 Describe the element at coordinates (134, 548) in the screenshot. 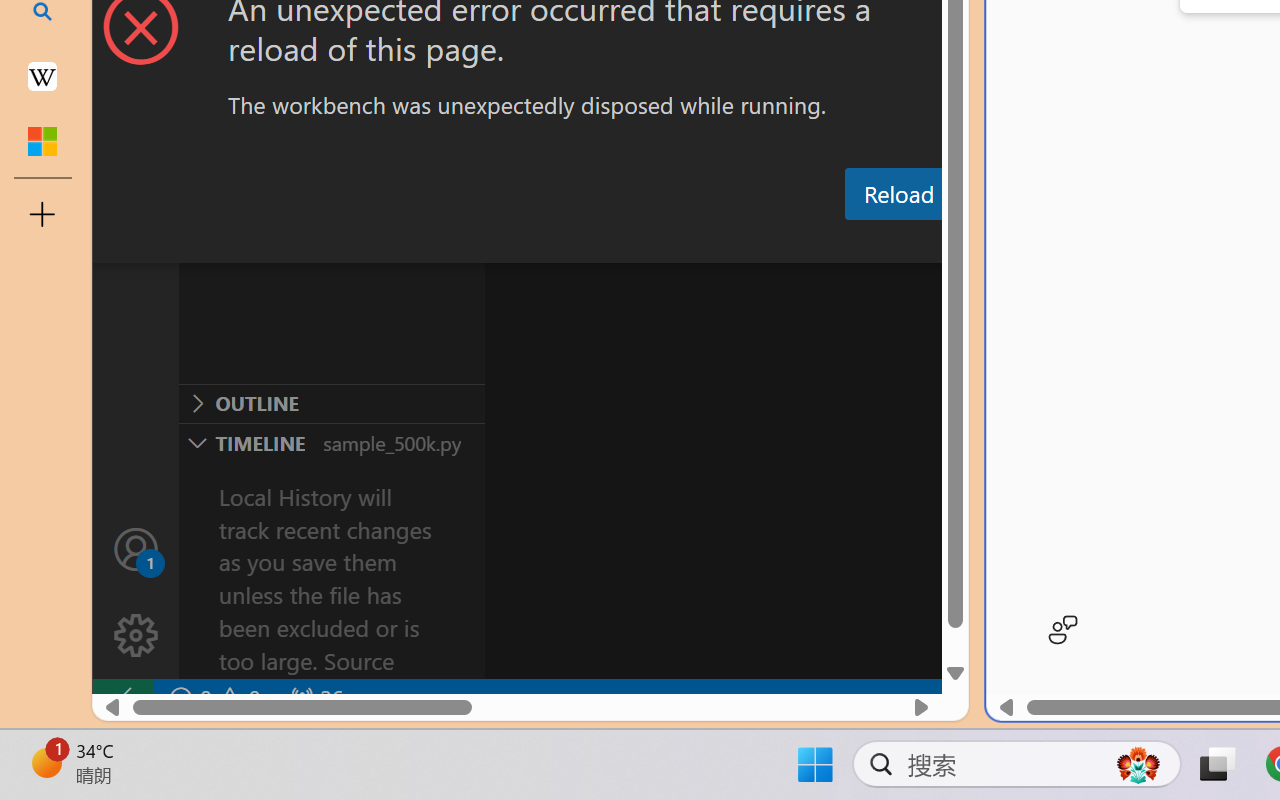

I see `'Accounts - Sign in requested'` at that location.